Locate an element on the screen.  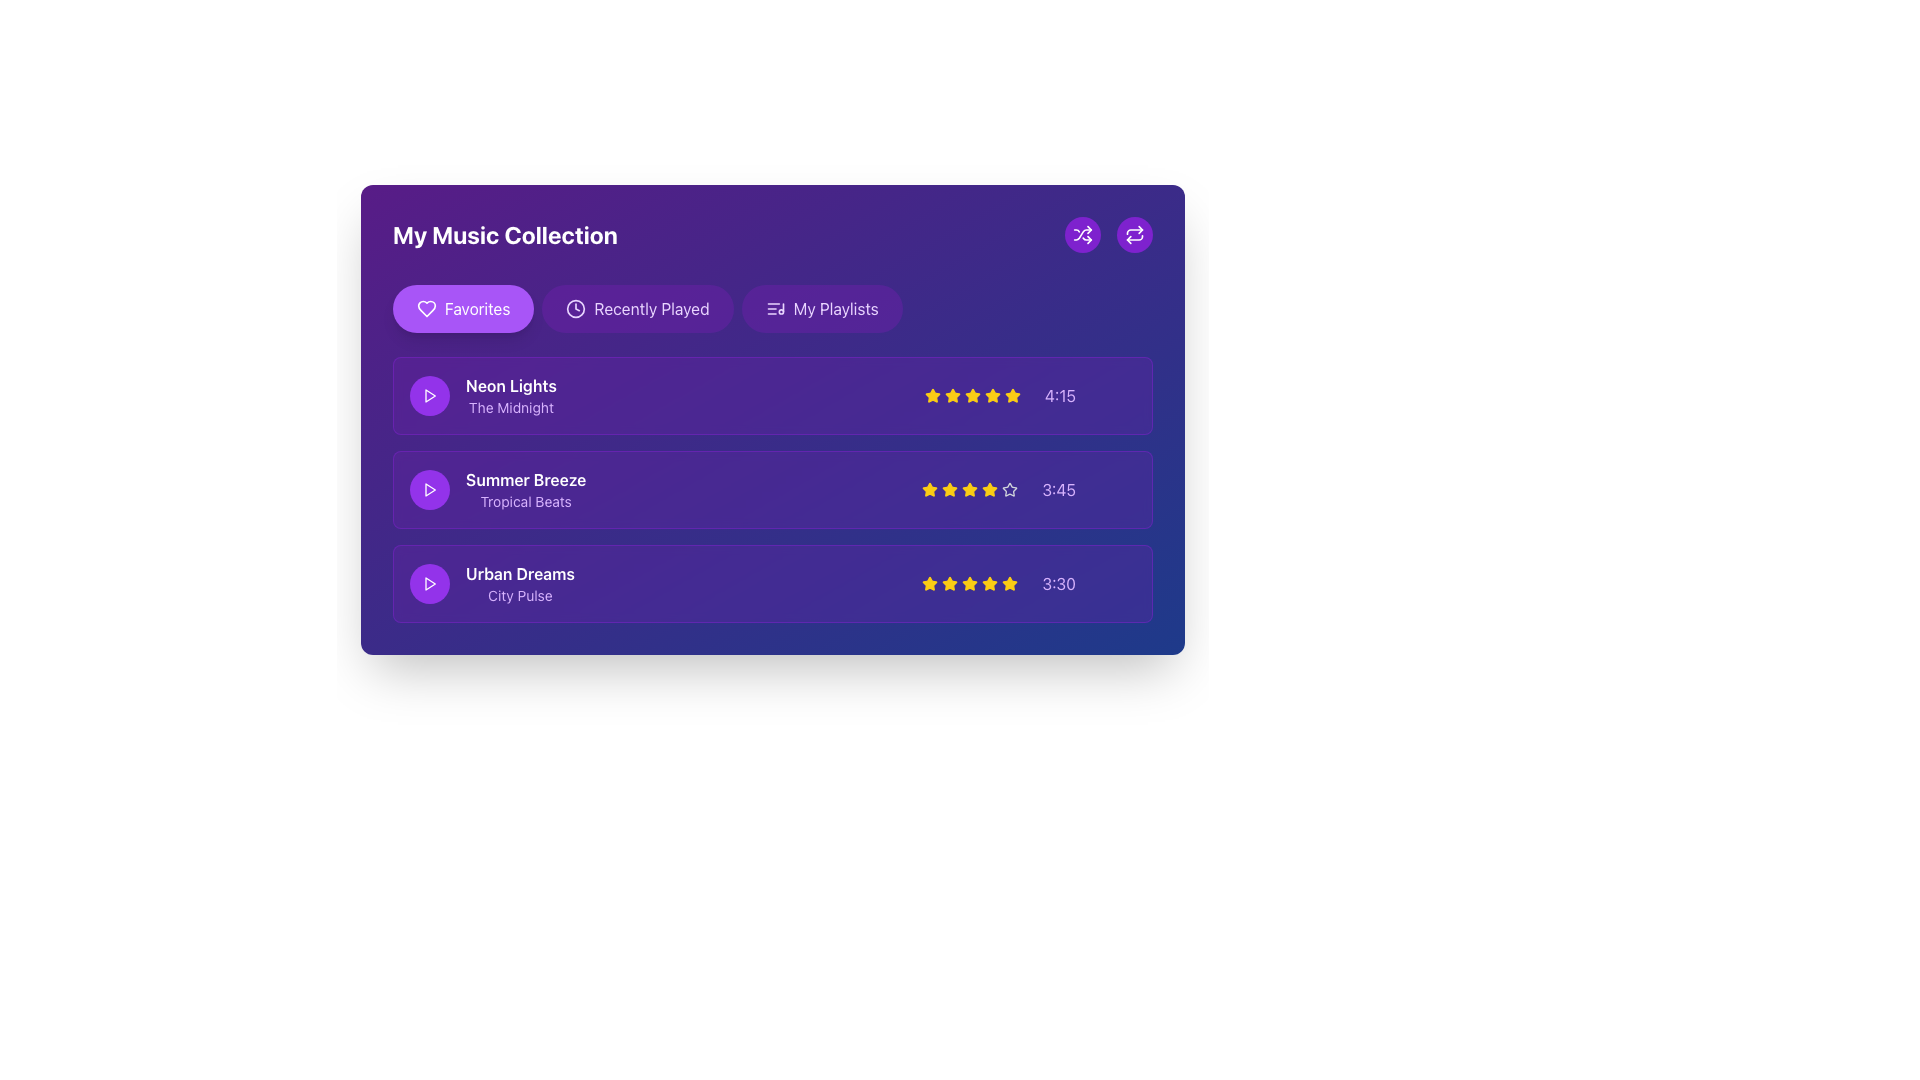
the heart icon used for marking items as favorites, located within the 'Favorites' button at the top section of the interface is located at coordinates (426, 308).